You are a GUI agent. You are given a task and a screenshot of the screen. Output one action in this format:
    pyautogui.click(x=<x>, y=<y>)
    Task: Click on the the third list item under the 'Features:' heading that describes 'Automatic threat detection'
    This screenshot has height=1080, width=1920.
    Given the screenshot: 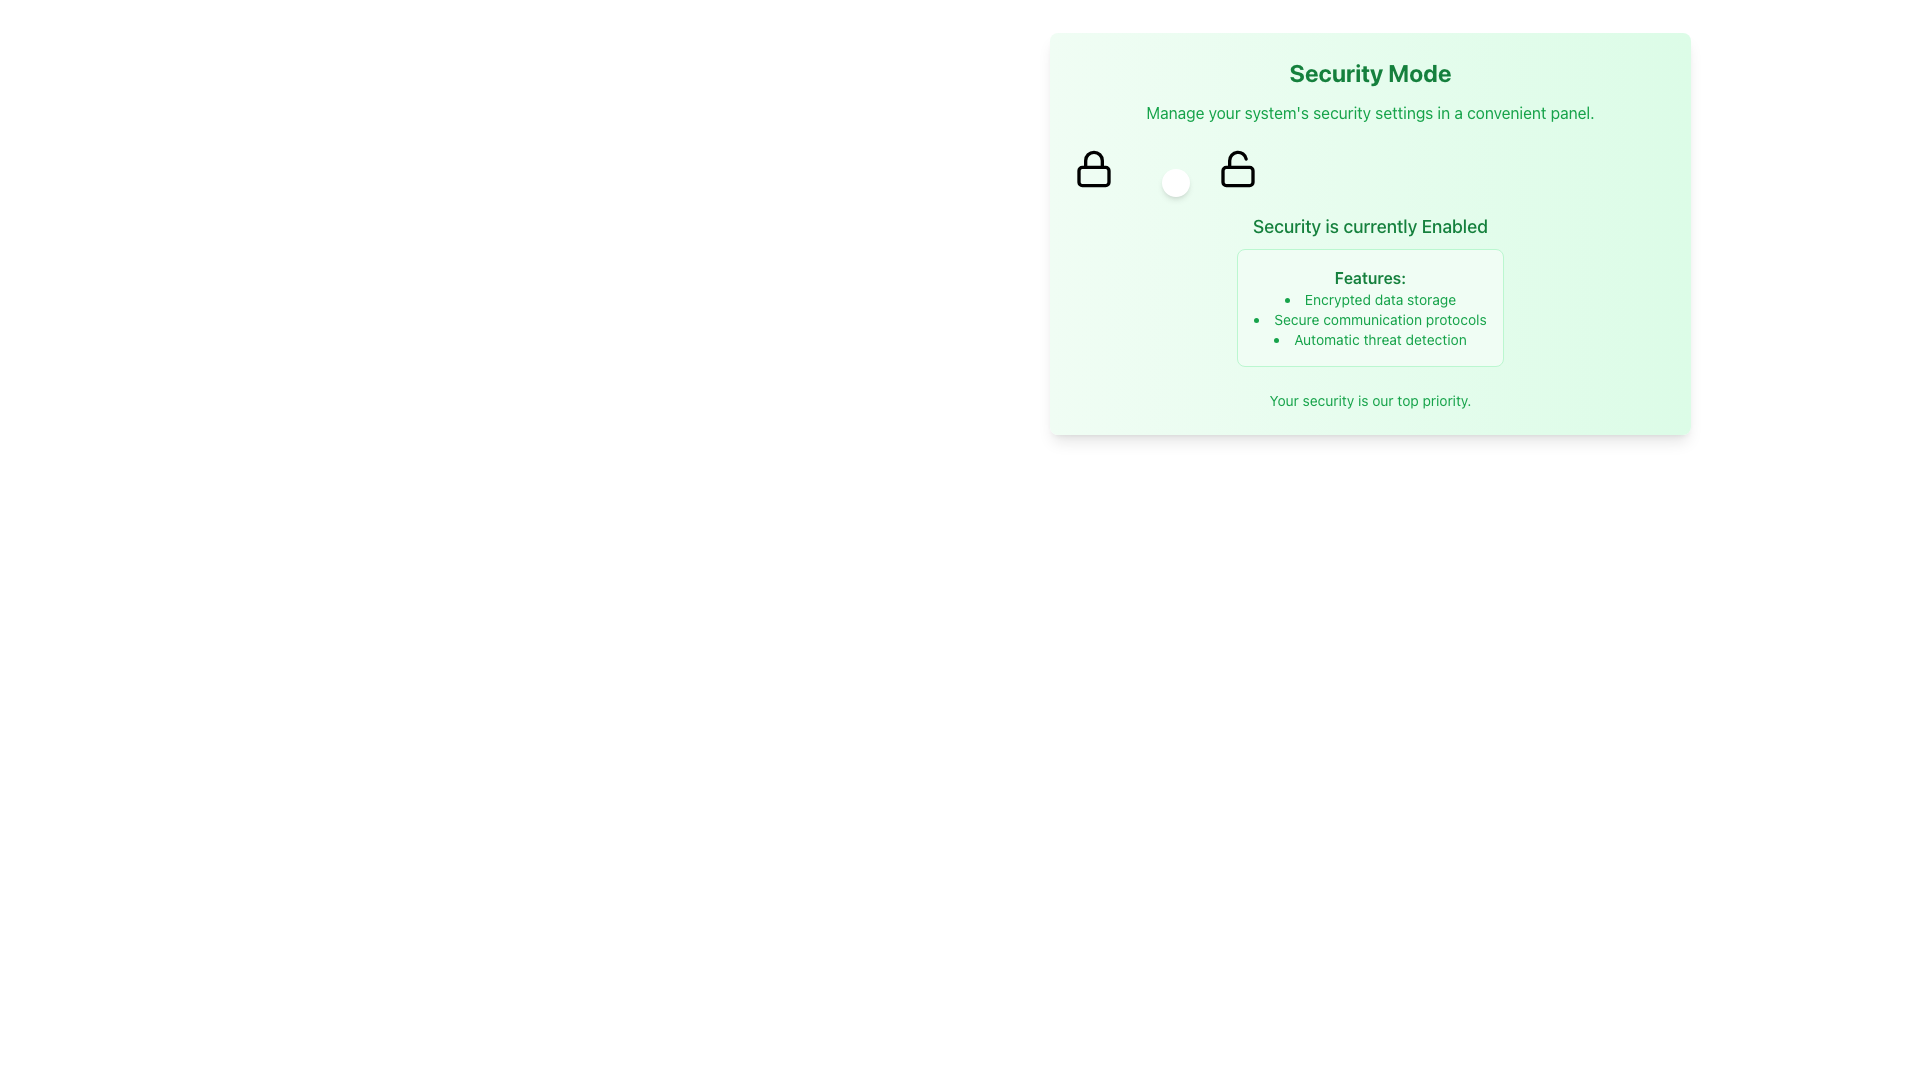 What is the action you would take?
    pyautogui.click(x=1369, y=338)
    